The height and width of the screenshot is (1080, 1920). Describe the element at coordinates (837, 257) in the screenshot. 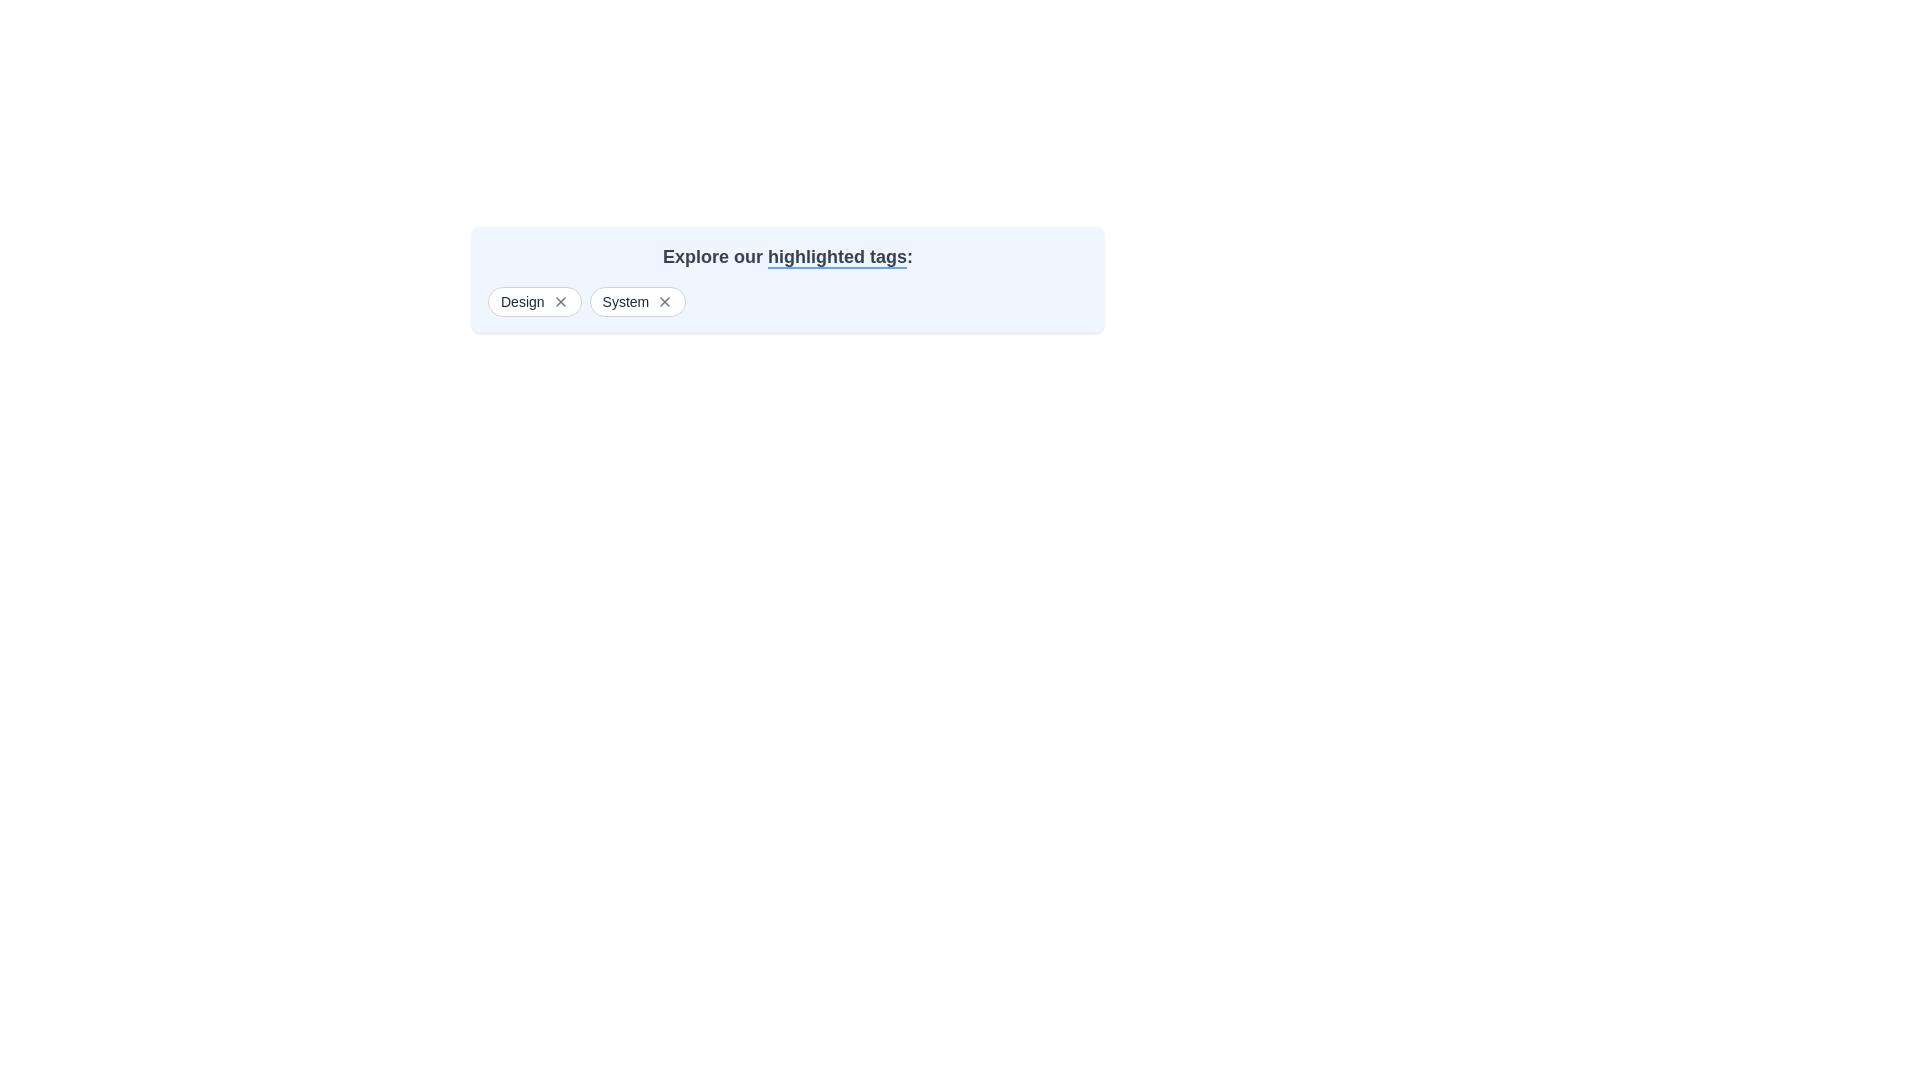

I see `the text label styled with a blue underline that specifies 'highlighted tags' within the phrase 'Explore our highlighted tags:'` at that location.